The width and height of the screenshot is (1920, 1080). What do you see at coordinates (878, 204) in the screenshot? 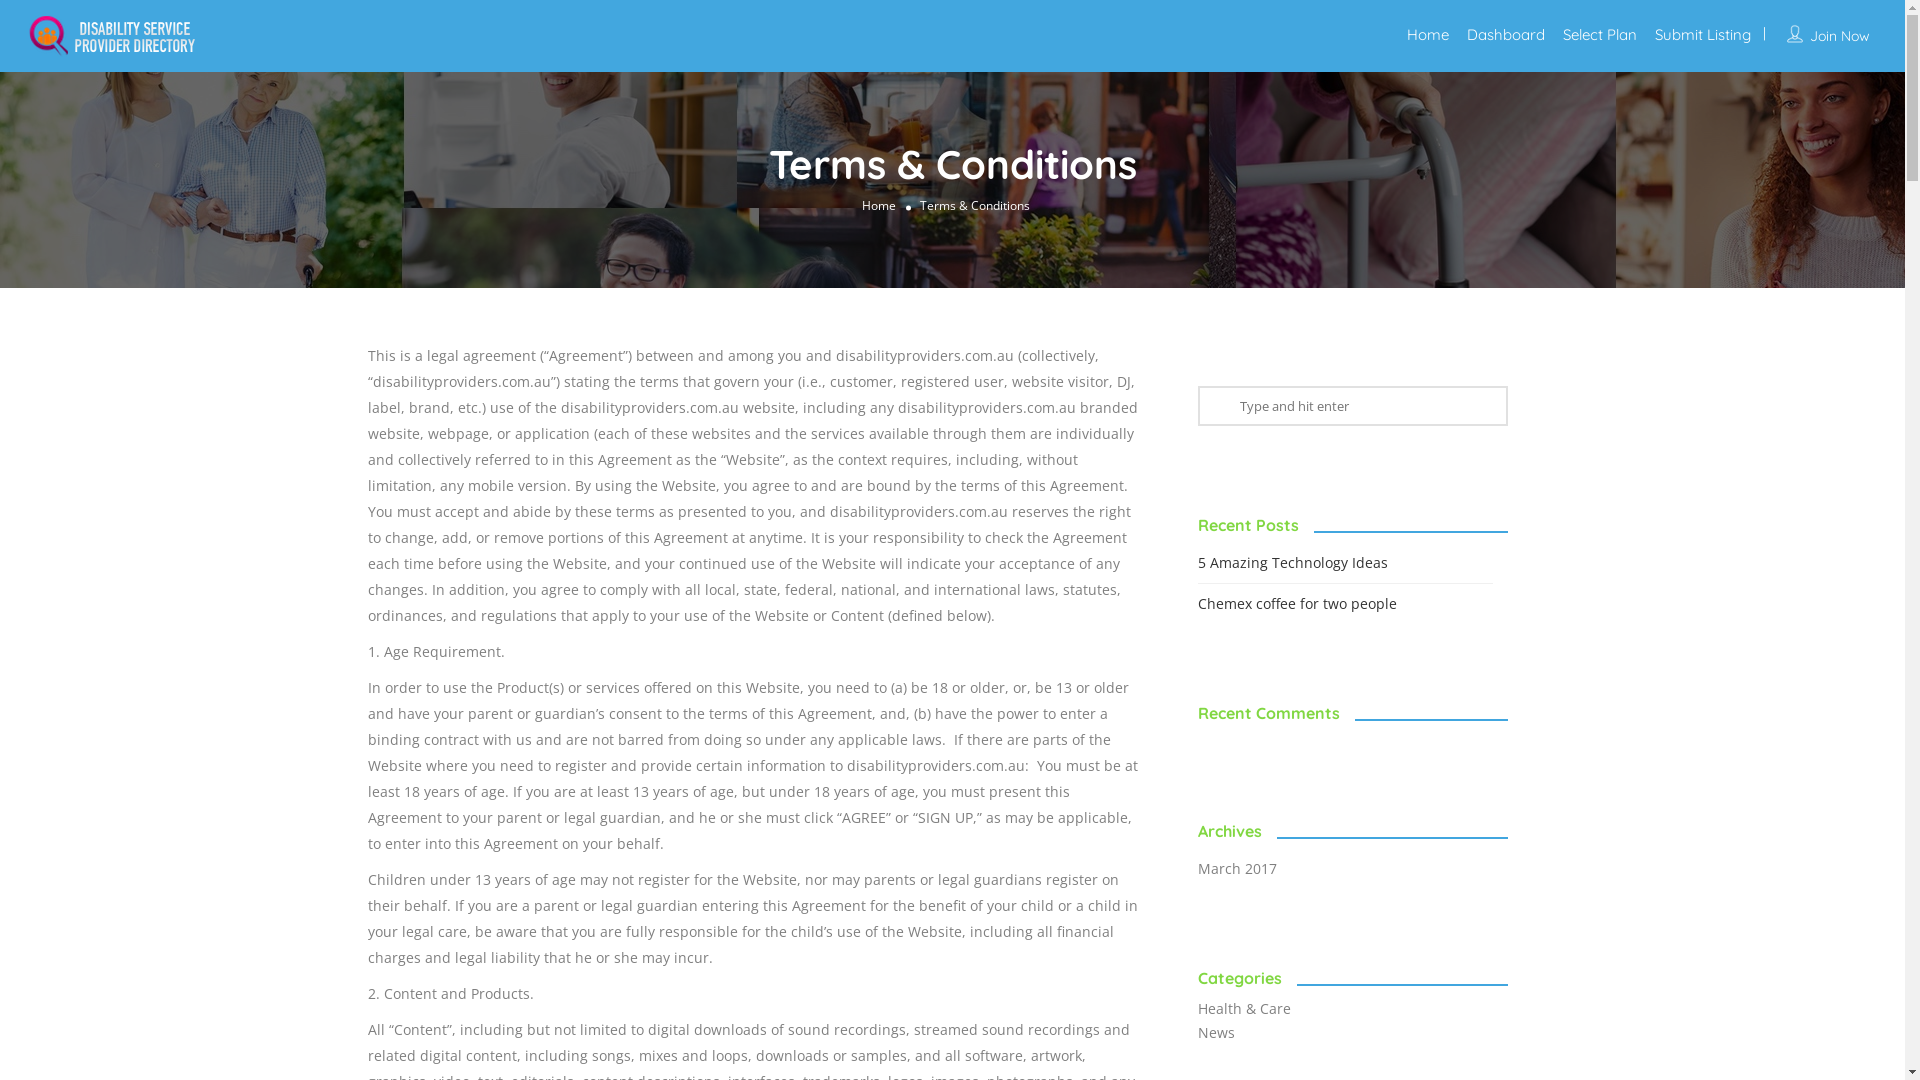
I see `'Home'` at bounding box center [878, 204].